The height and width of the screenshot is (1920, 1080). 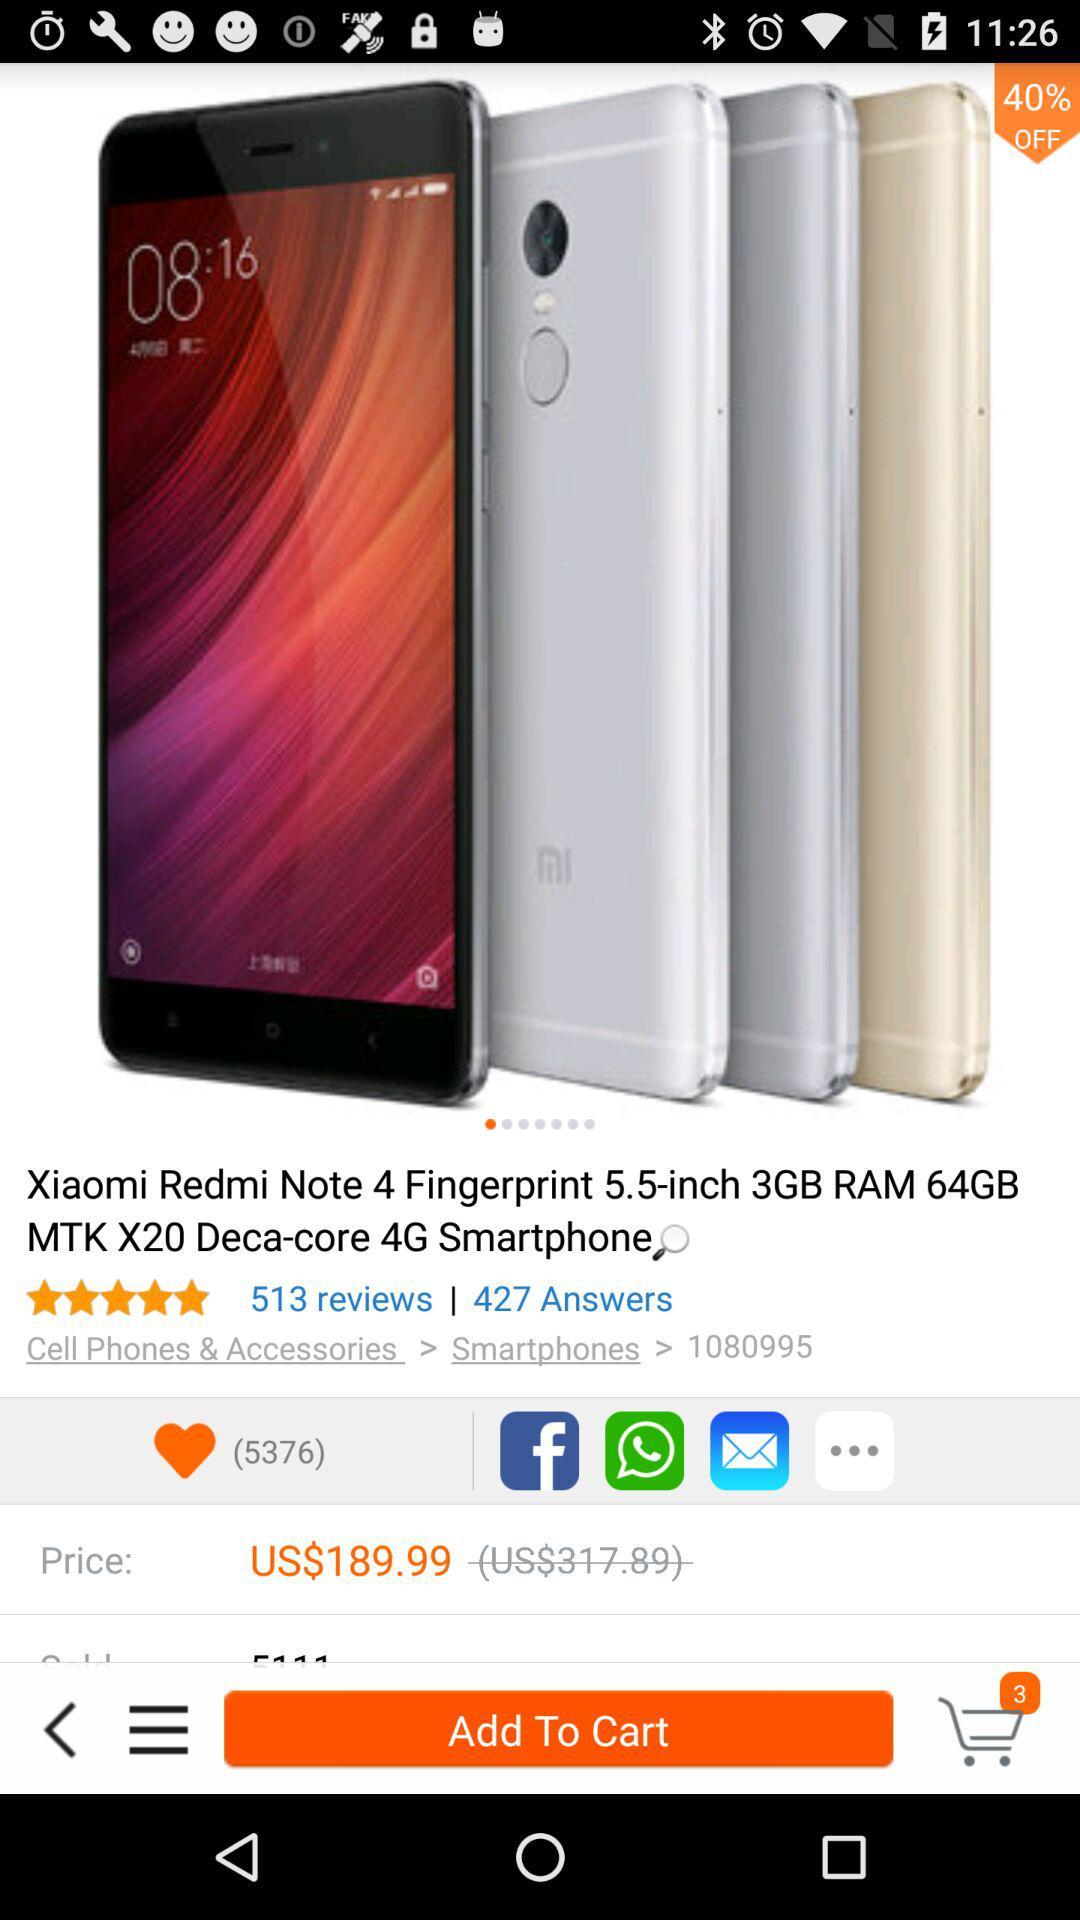 What do you see at coordinates (854, 1450) in the screenshot?
I see `more options` at bounding box center [854, 1450].